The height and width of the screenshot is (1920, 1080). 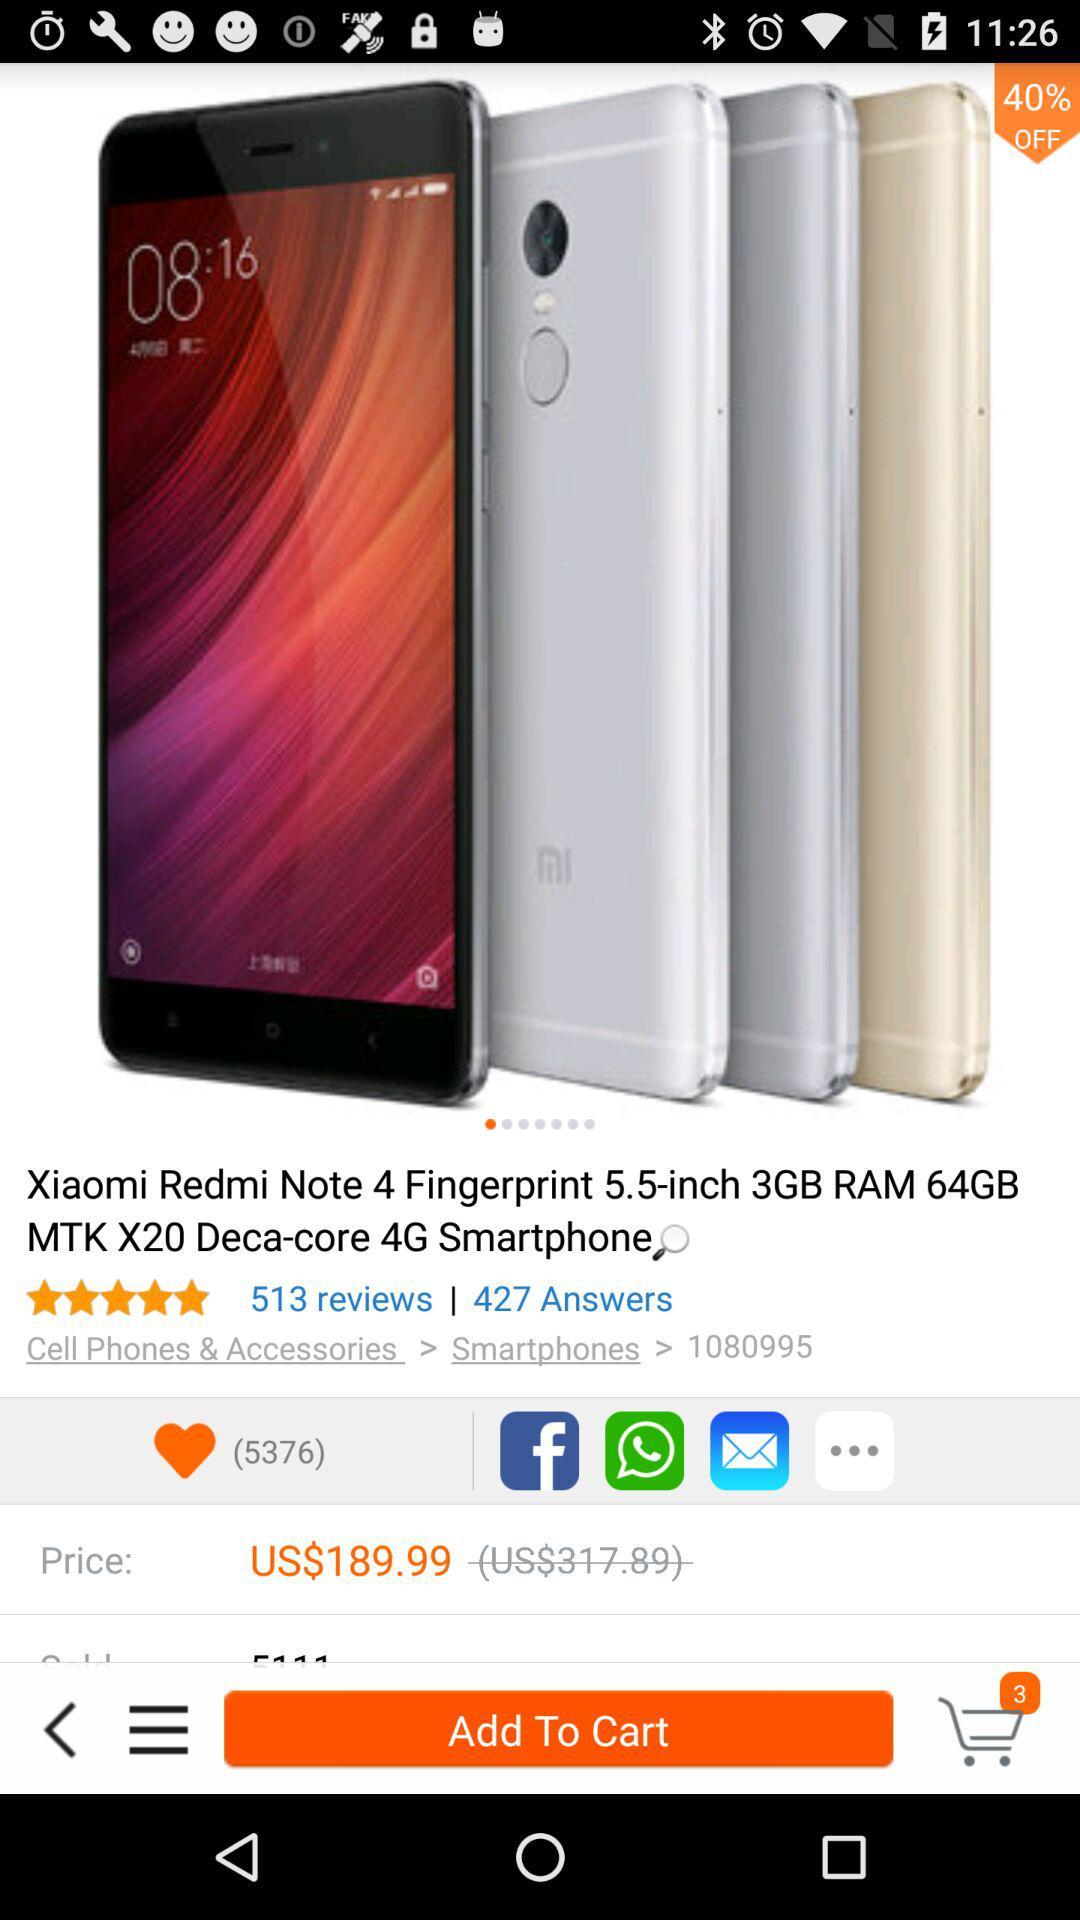 What do you see at coordinates (854, 1450) in the screenshot?
I see `more options` at bounding box center [854, 1450].